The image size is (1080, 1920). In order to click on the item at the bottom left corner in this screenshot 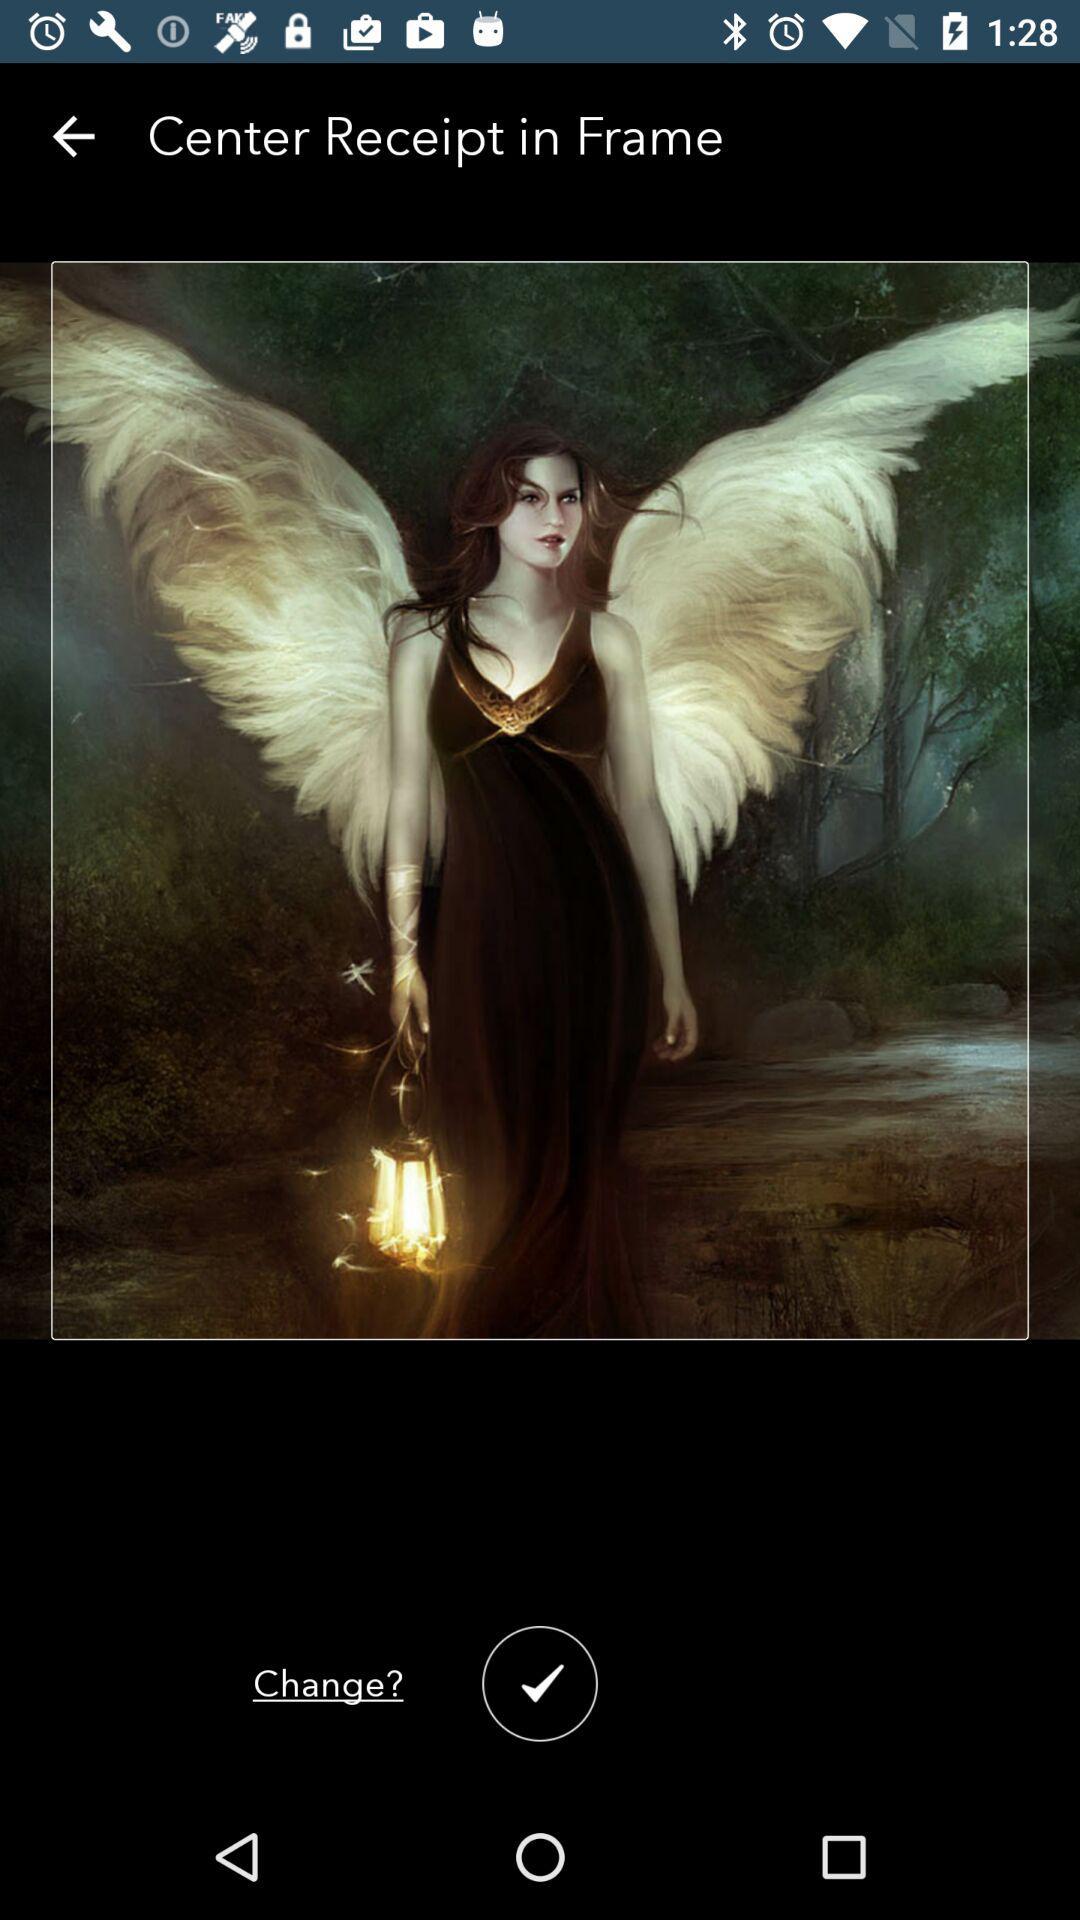, I will do `click(327, 1682)`.